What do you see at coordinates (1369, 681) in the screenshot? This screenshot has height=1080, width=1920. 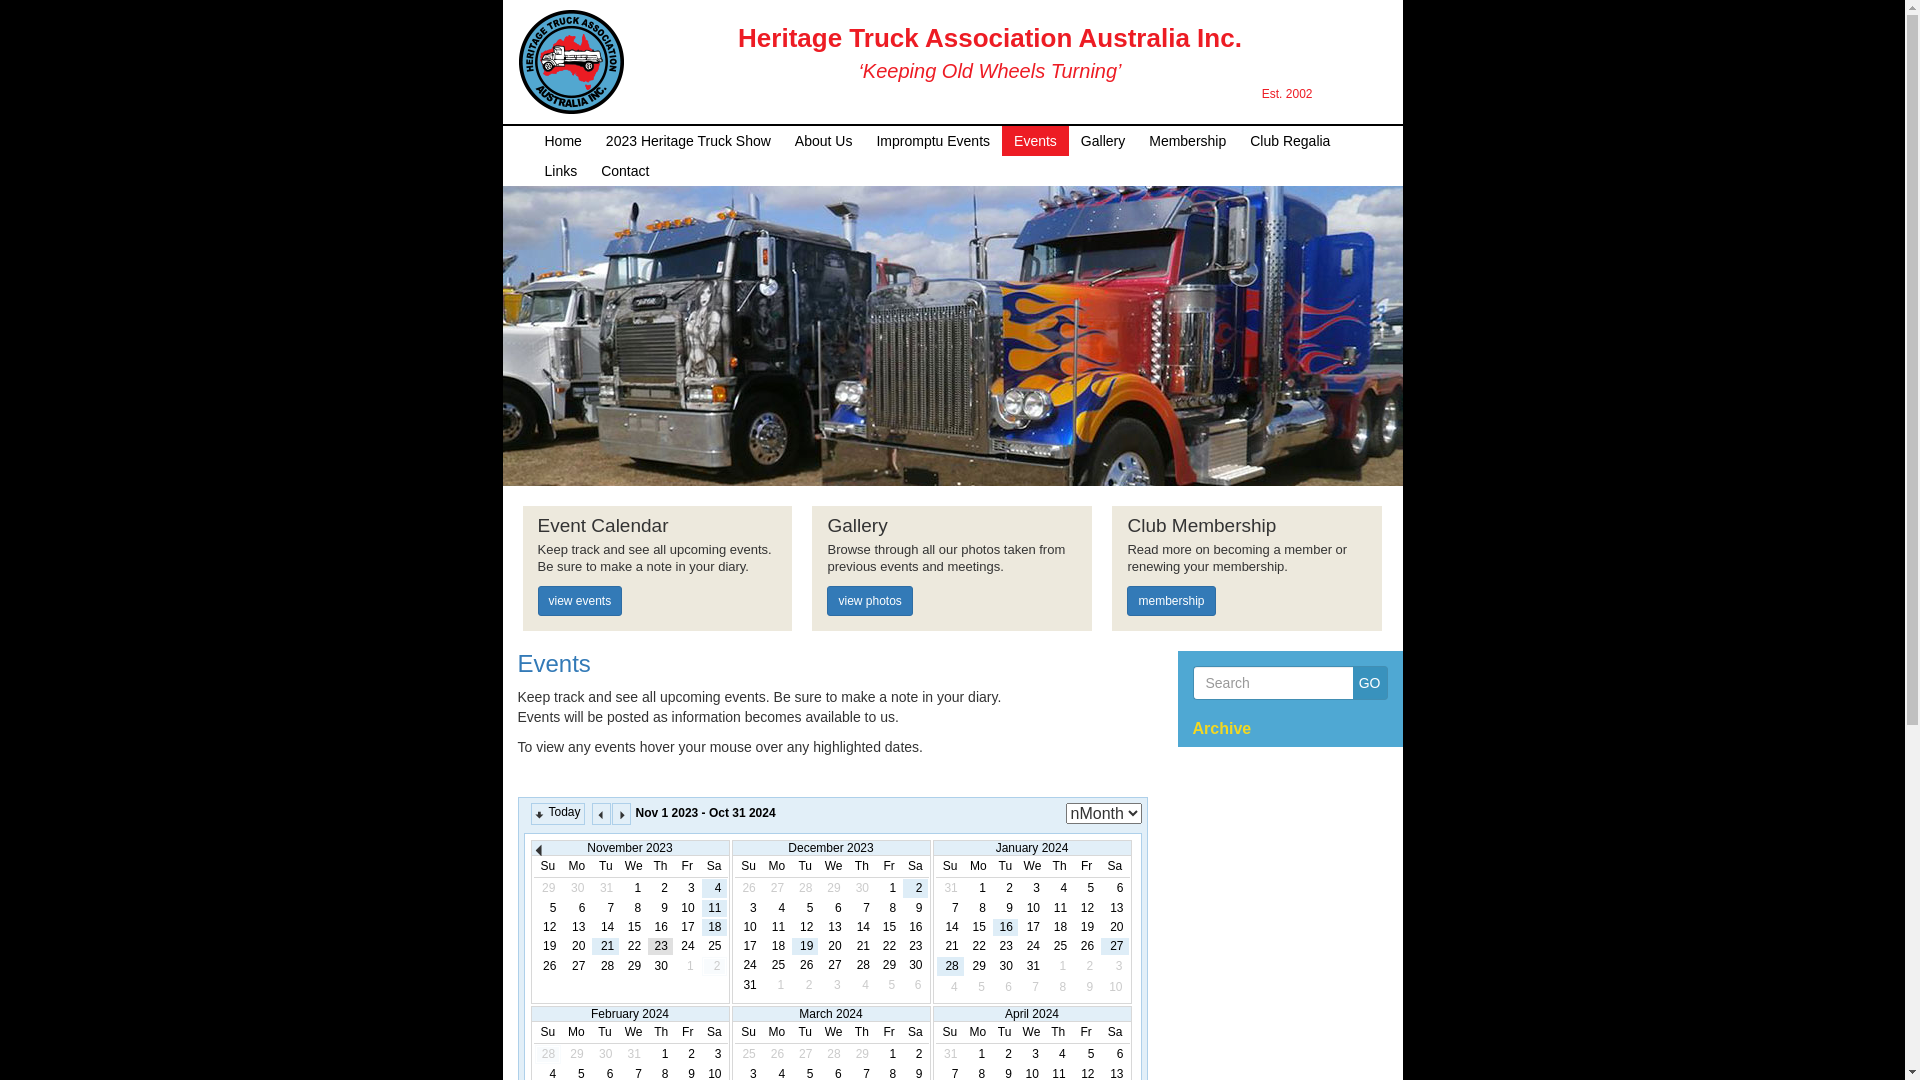 I see `'GO'` at bounding box center [1369, 681].